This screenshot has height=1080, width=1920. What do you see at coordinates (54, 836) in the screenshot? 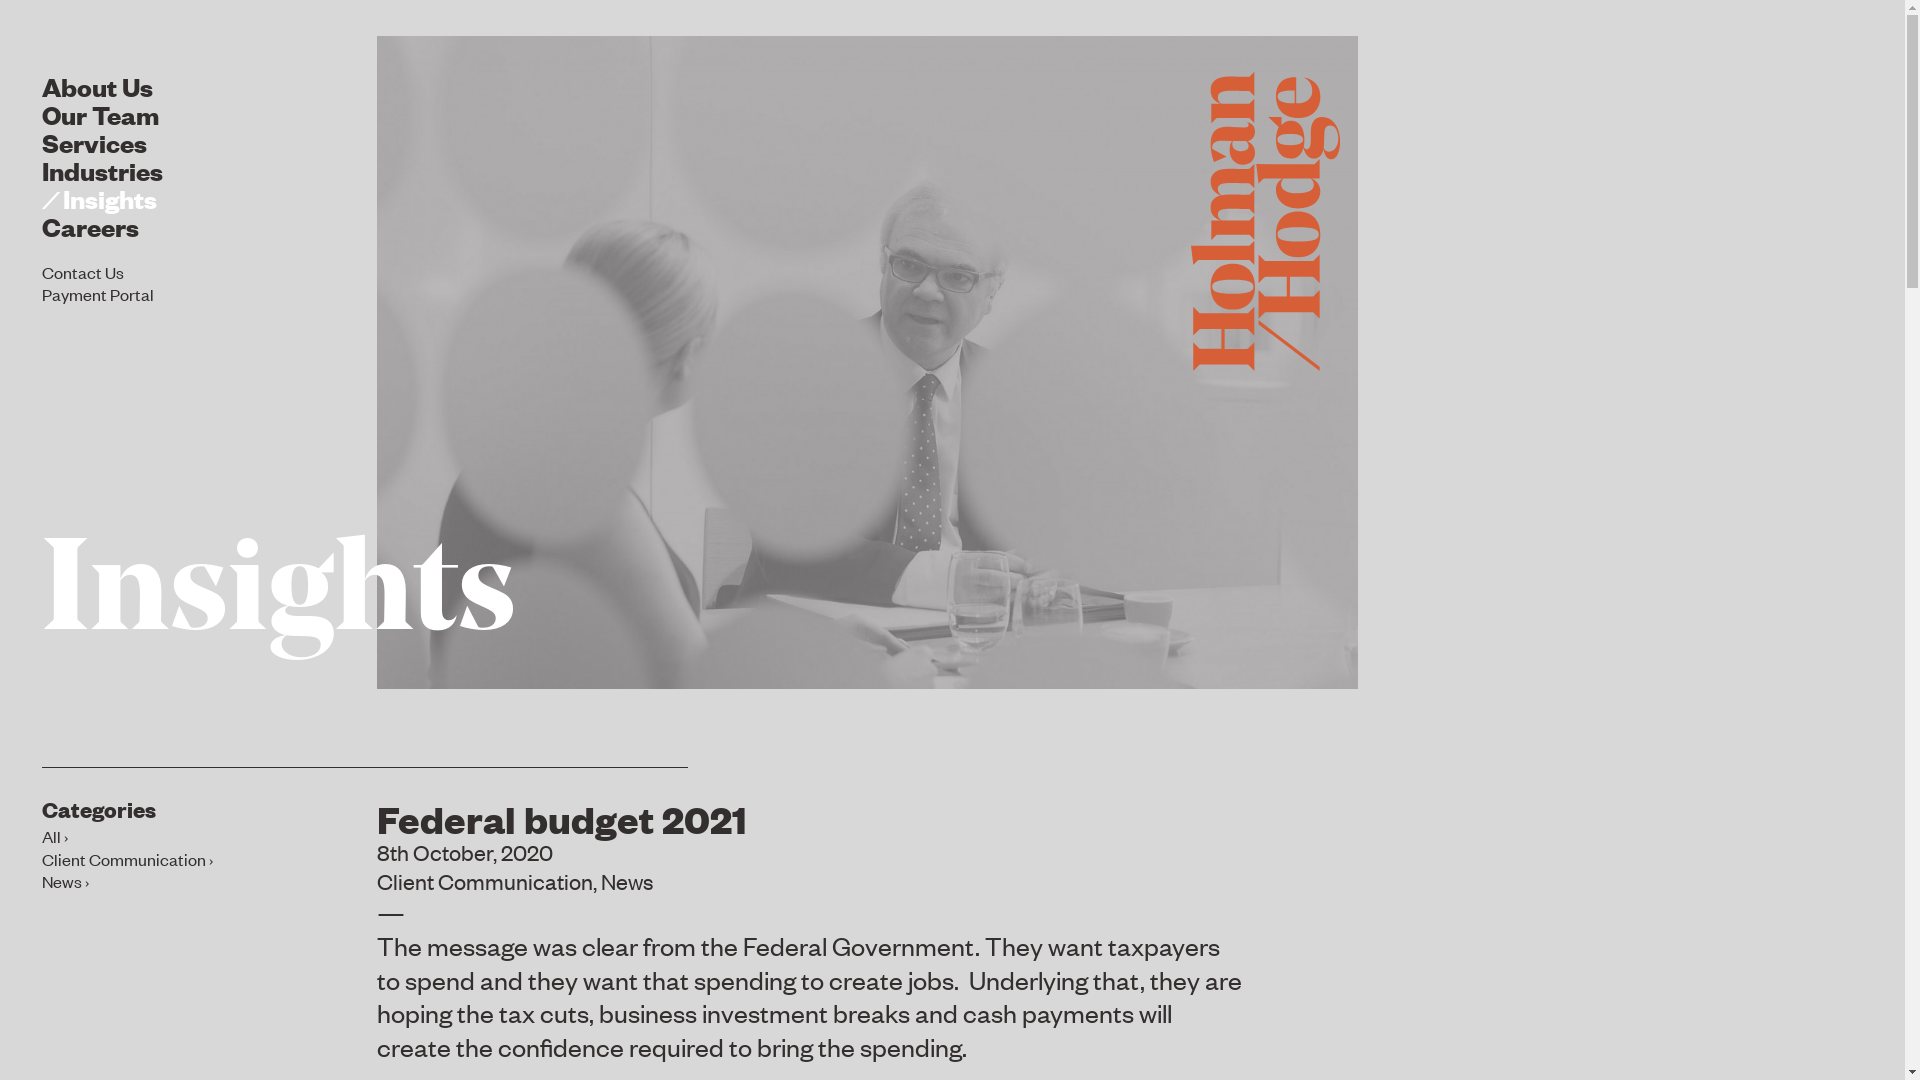
I see `'All'` at bounding box center [54, 836].